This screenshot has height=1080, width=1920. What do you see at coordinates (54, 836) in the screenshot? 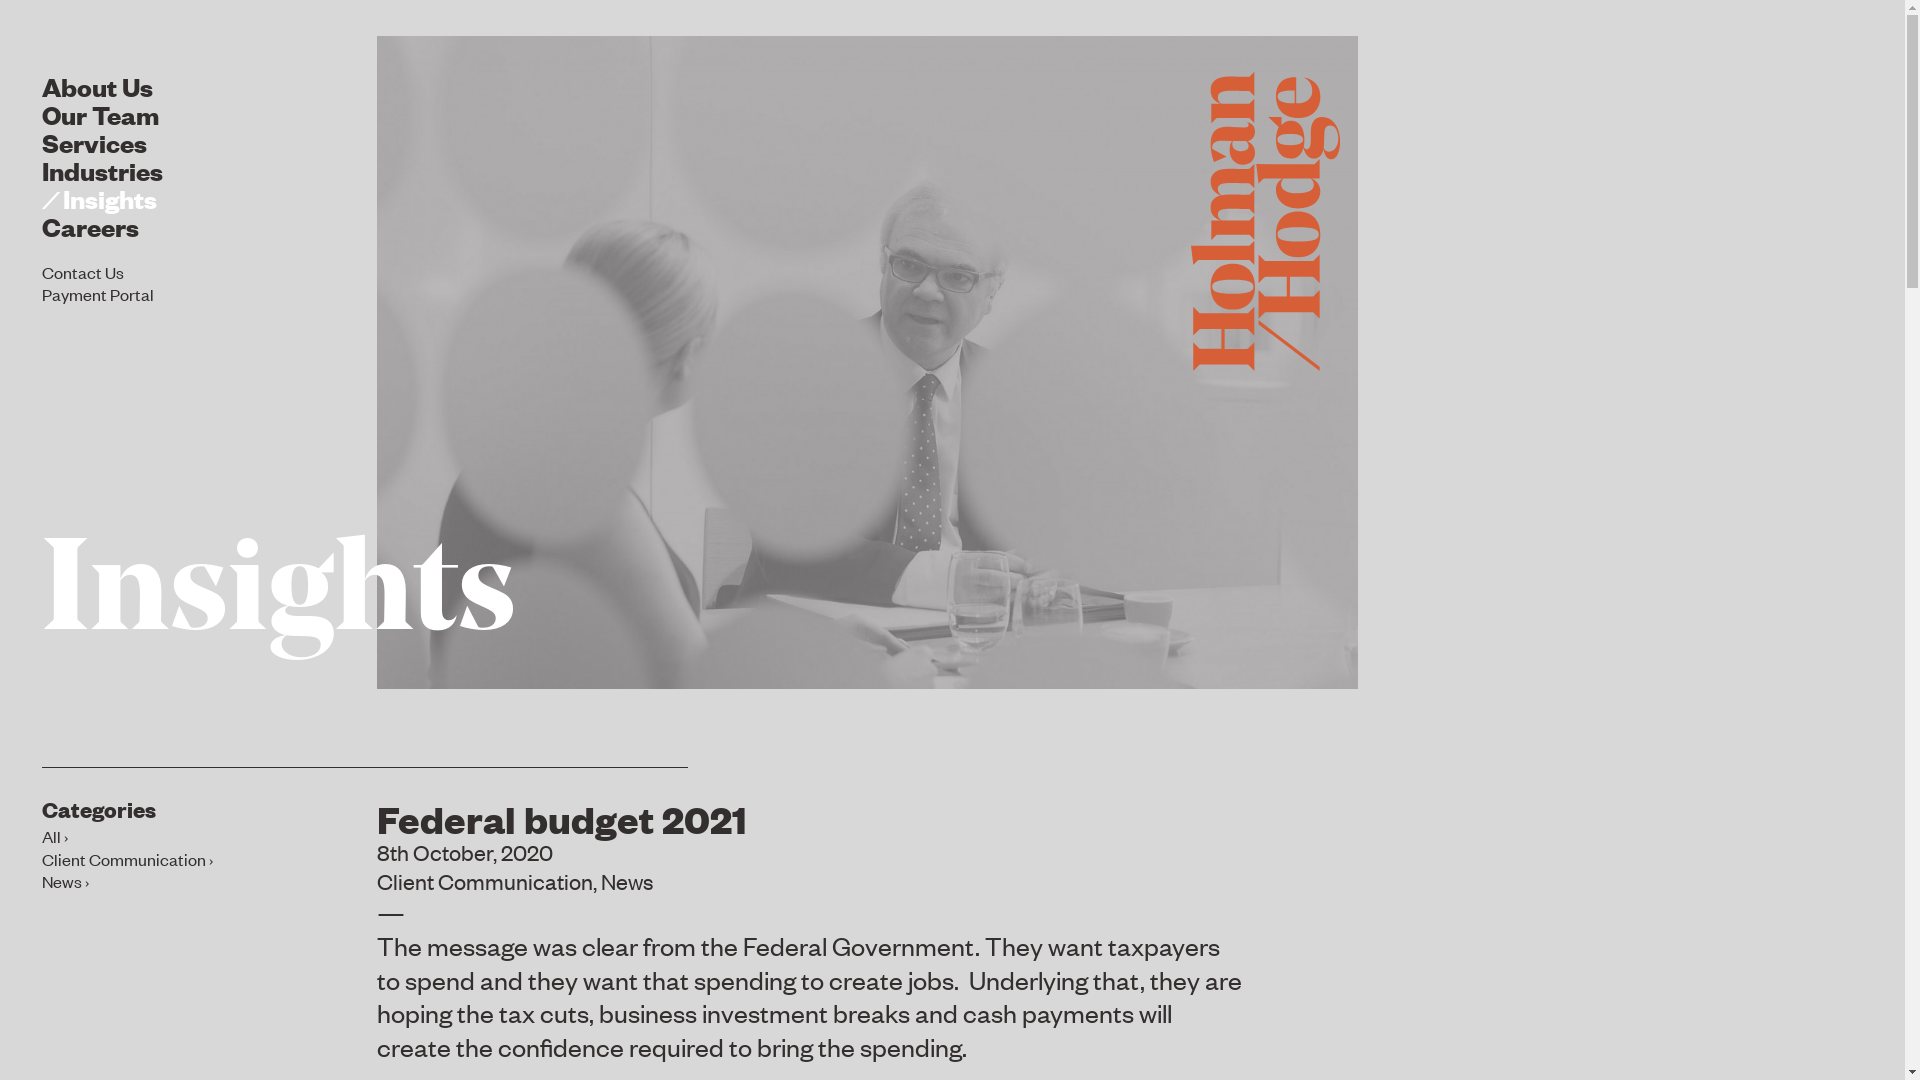
I see `'All'` at bounding box center [54, 836].